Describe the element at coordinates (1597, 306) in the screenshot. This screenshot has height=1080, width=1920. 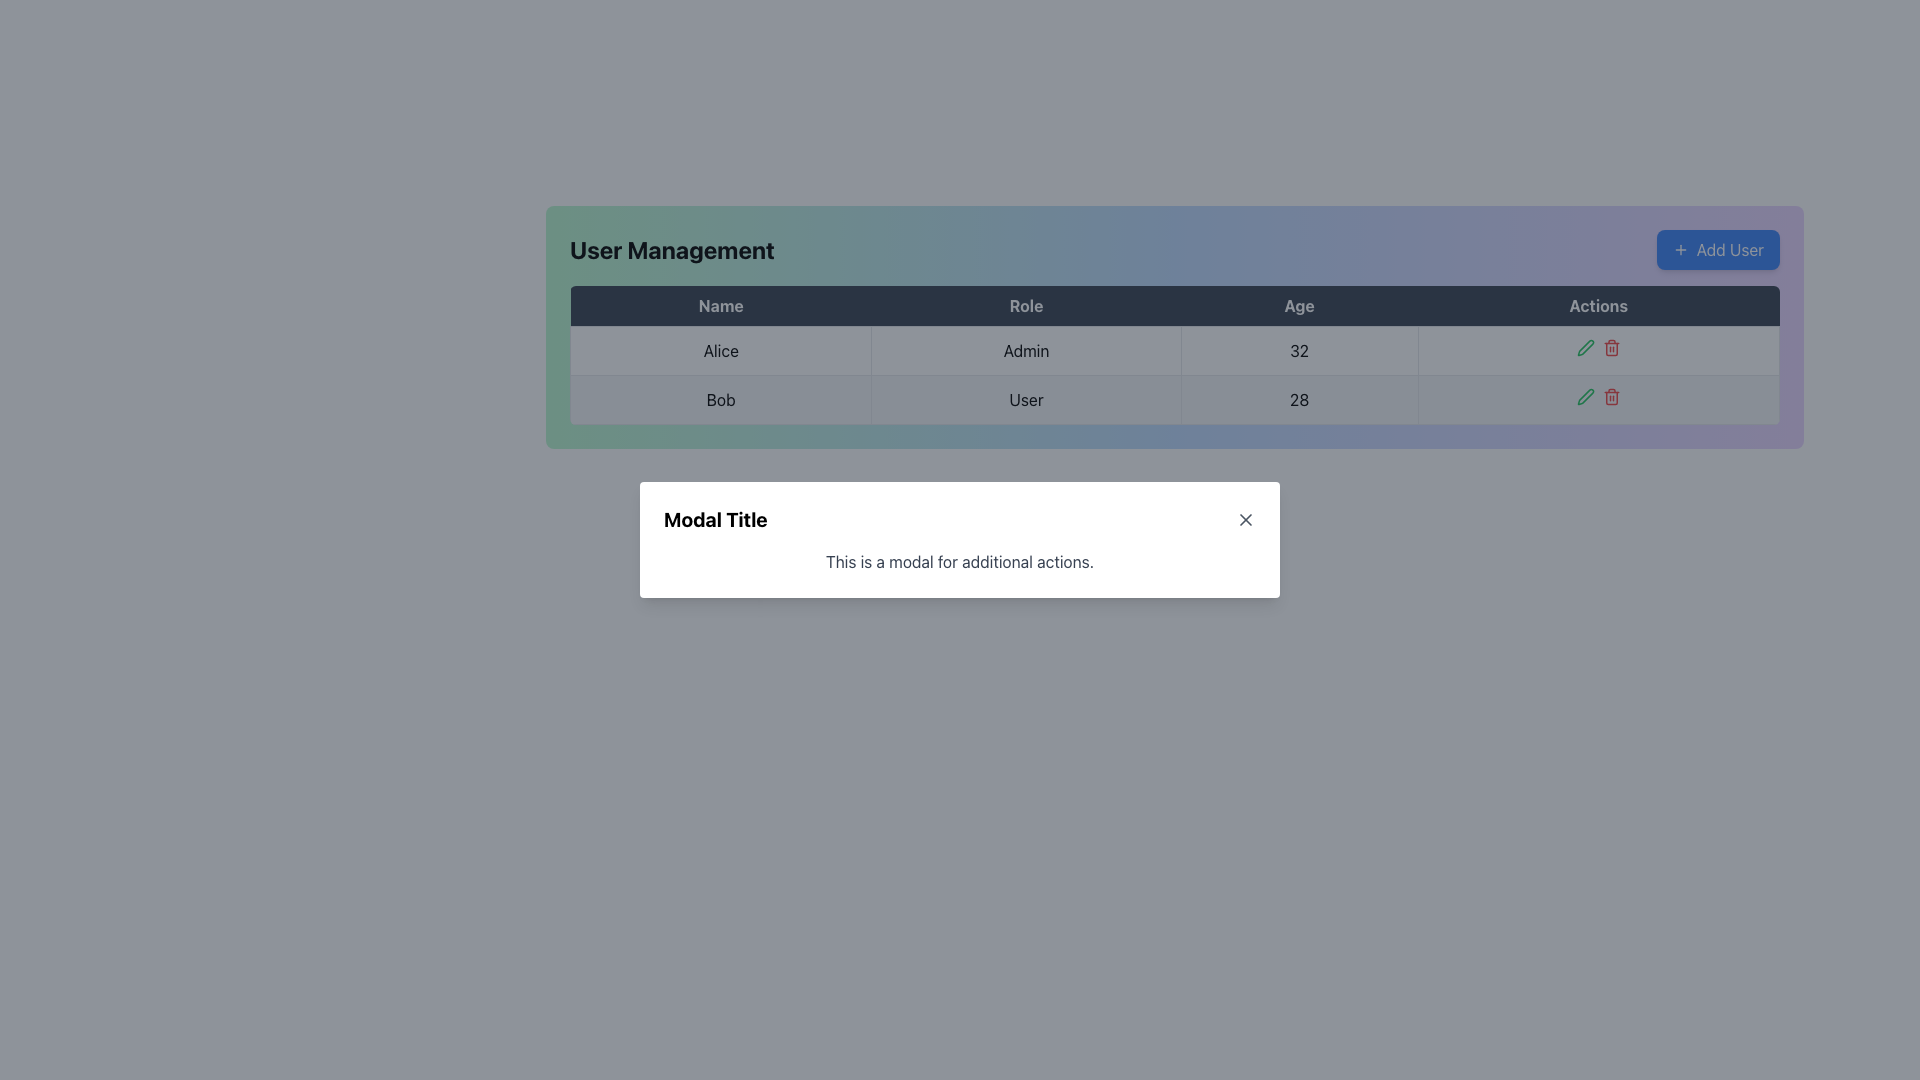
I see `the header label for the 'Actions' column located in the top-right section of the table's header row, which is the fourth cell to the right of the 'Age' column` at that location.